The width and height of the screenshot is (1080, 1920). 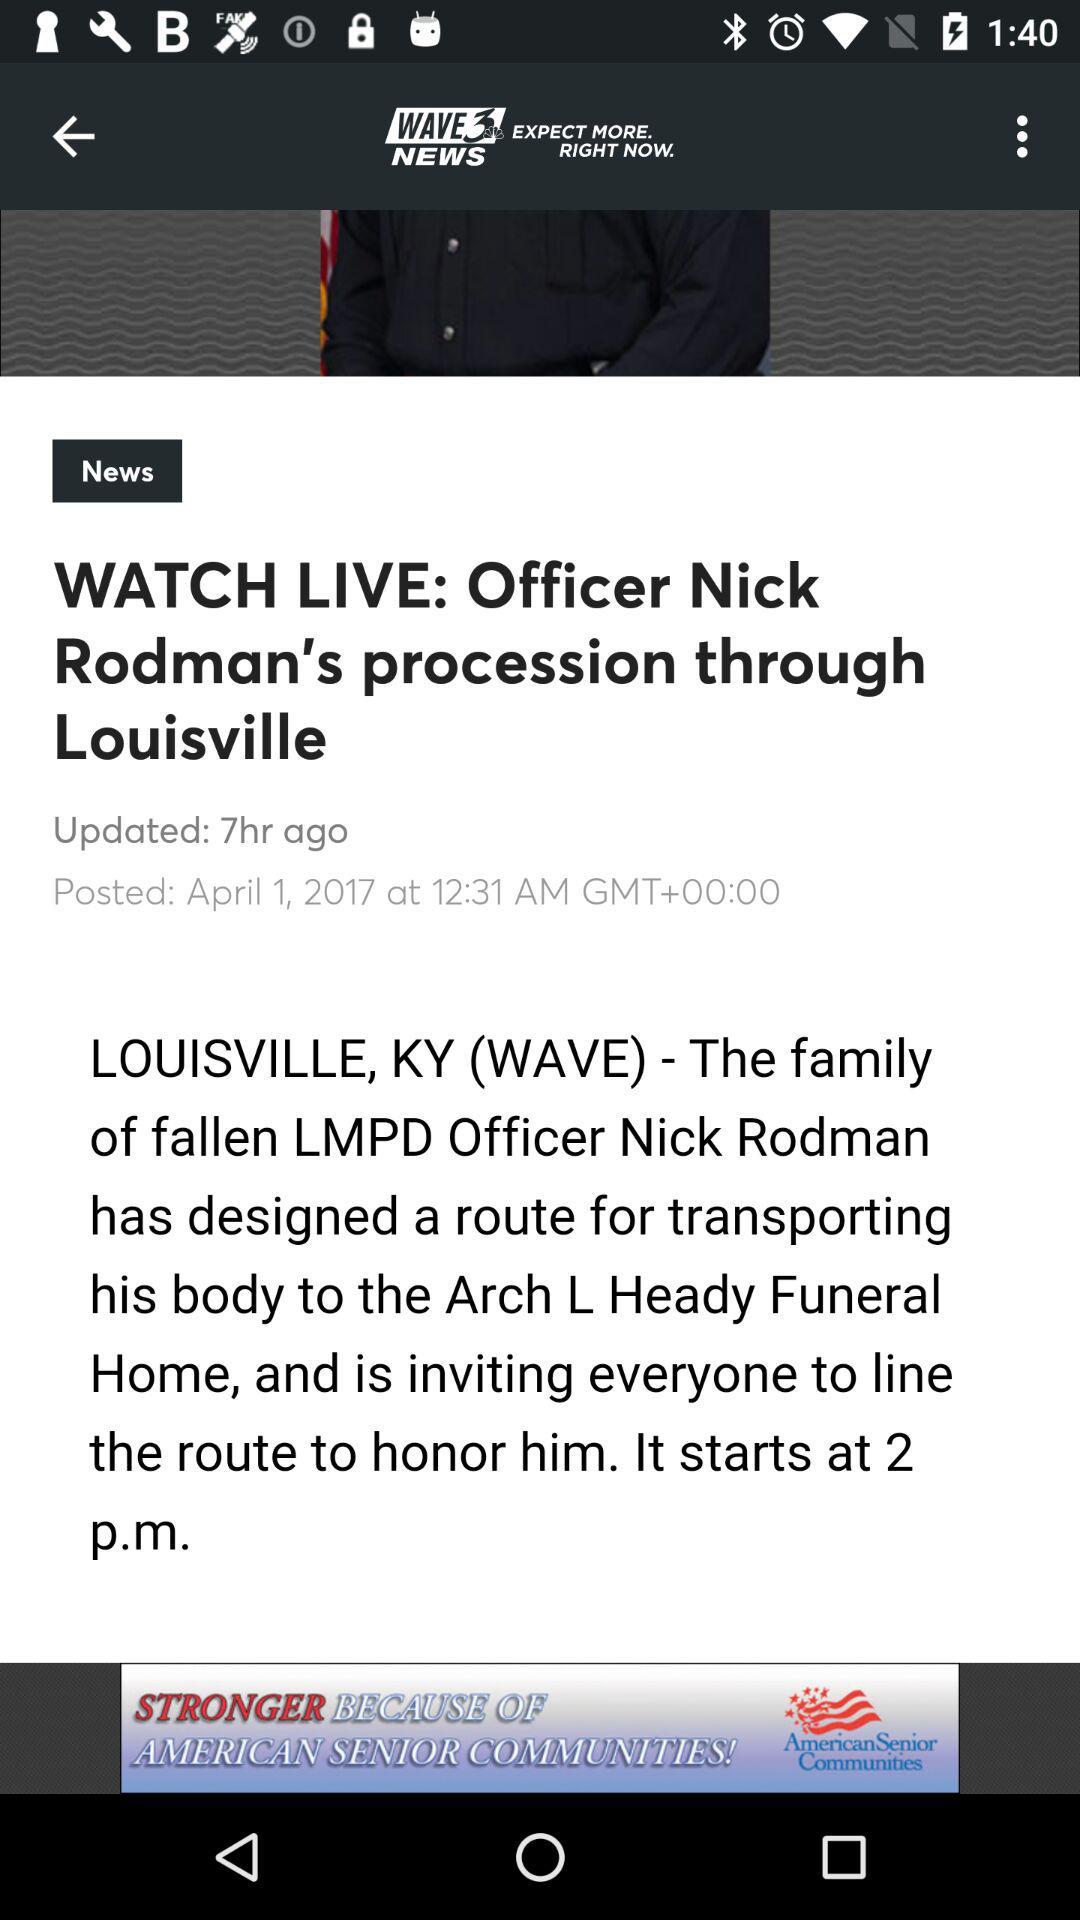 What do you see at coordinates (540, 1727) in the screenshot?
I see `view advertisement` at bounding box center [540, 1727].